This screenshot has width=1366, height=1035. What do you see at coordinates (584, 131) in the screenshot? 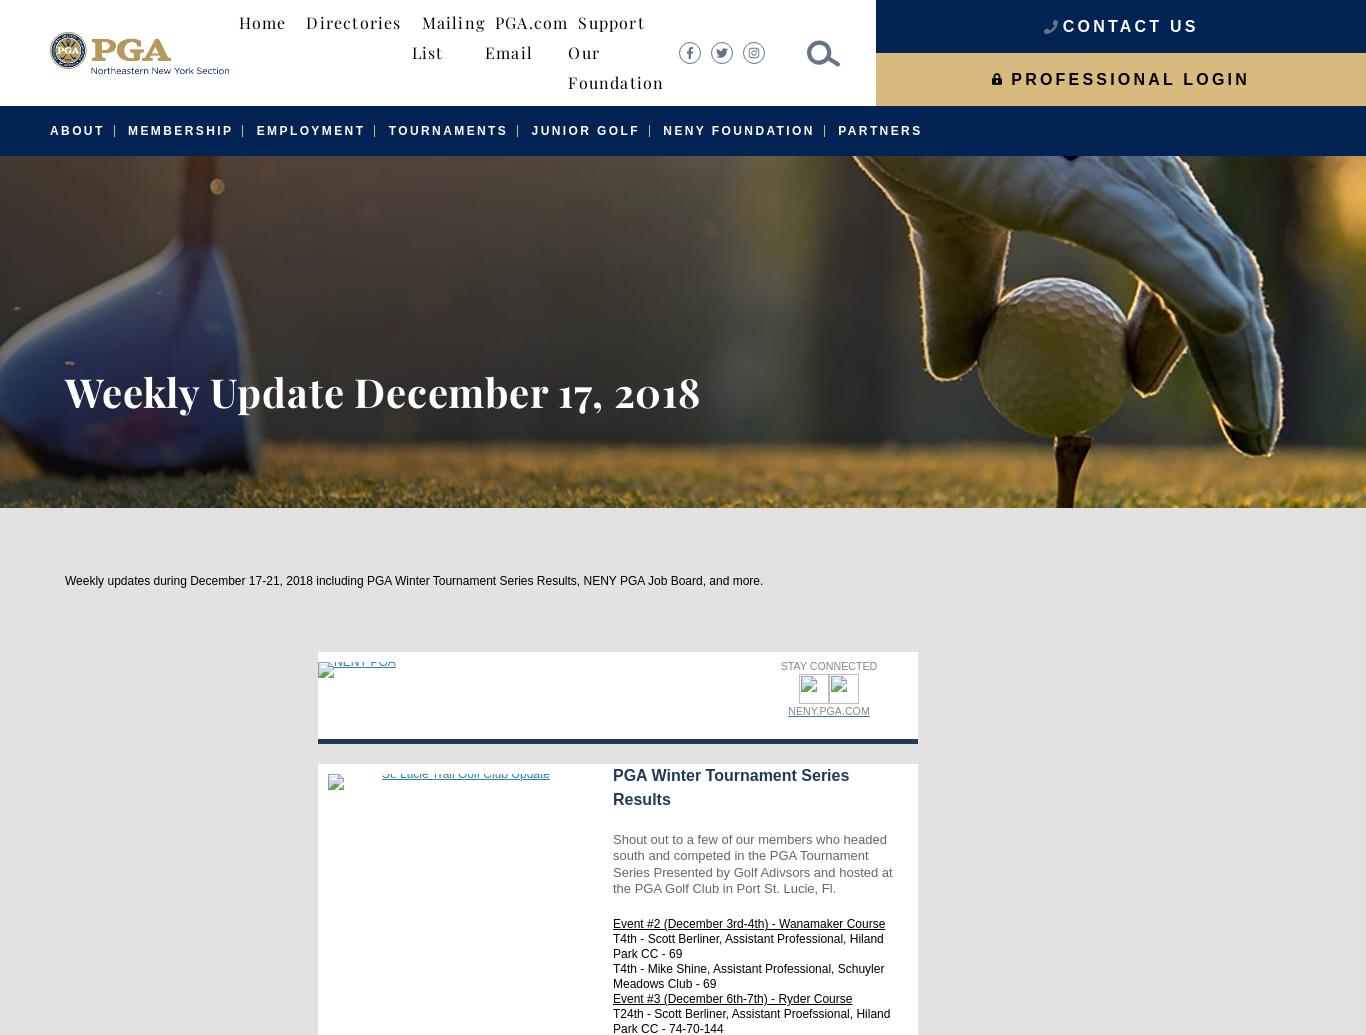
I see `'Junior Golf'` at bounding box center [584, 131].